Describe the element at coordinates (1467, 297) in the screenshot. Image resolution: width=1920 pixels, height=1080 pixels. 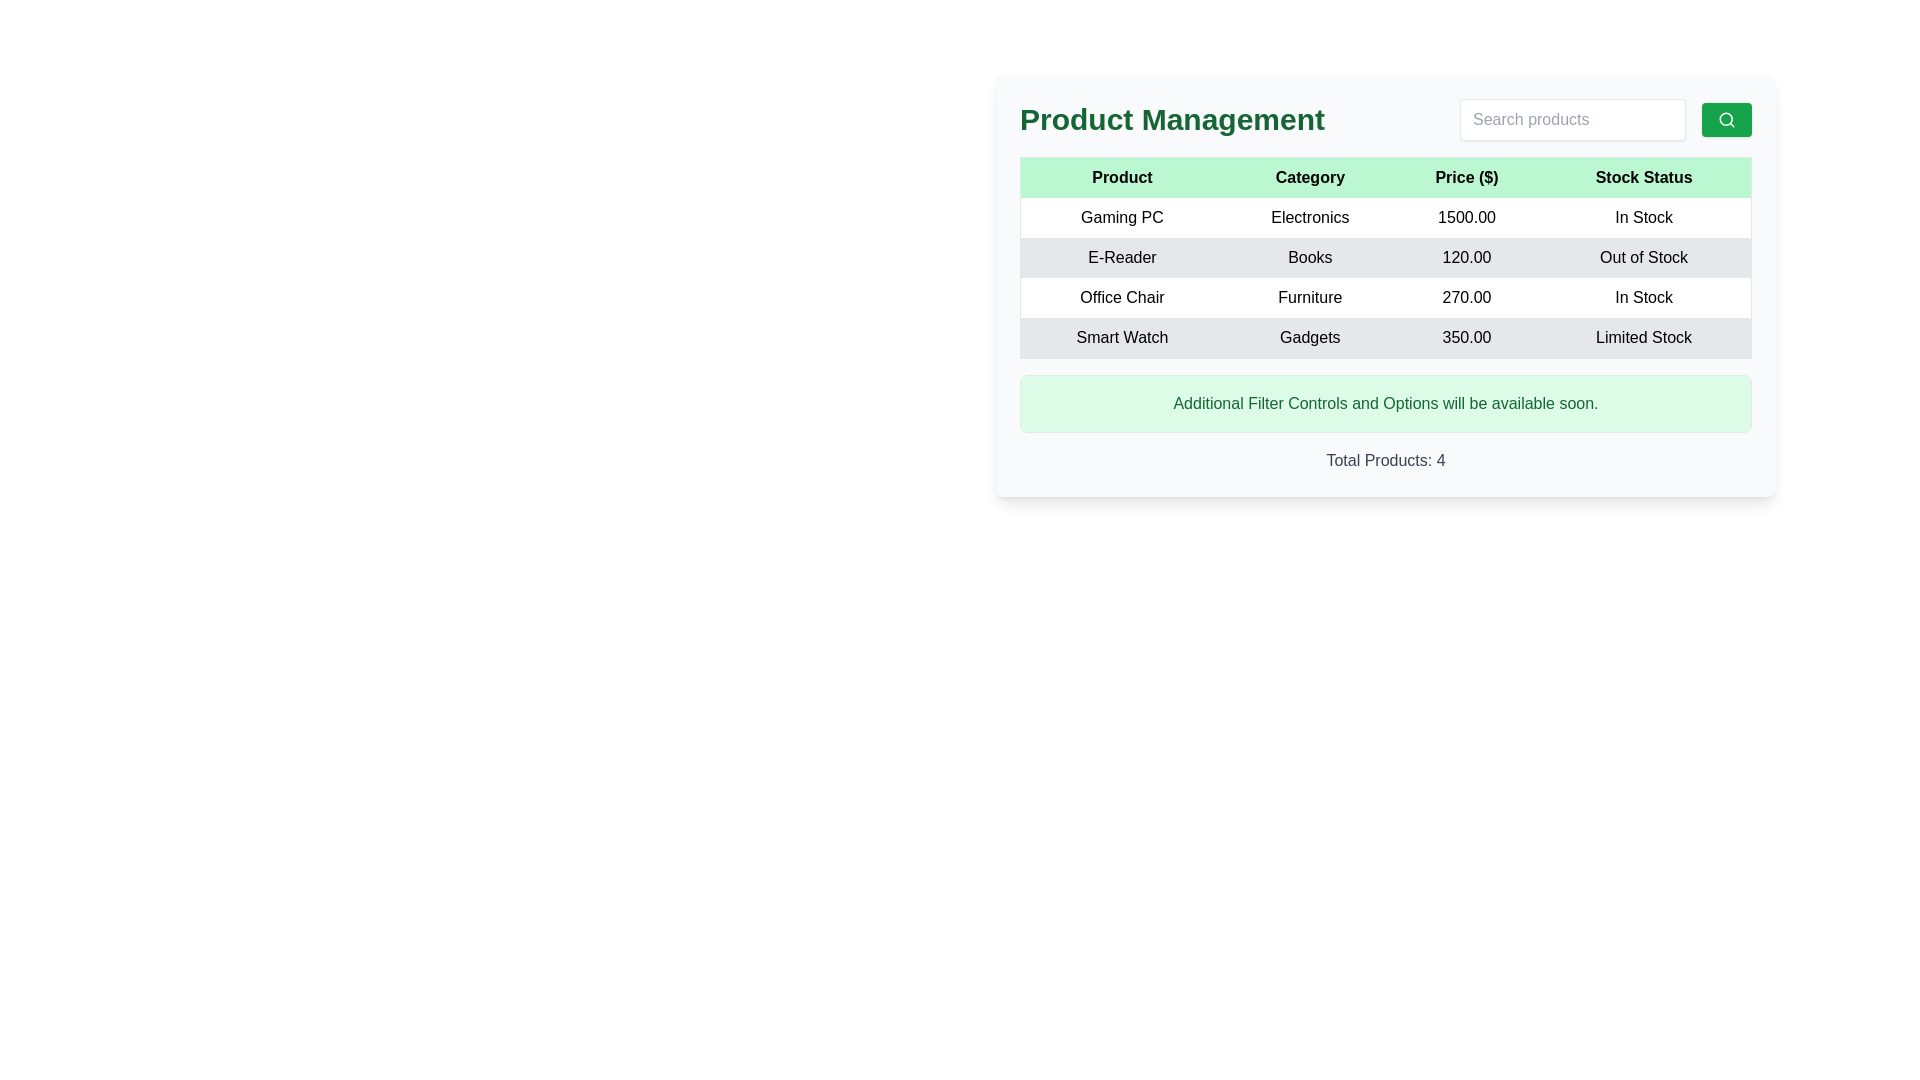
I see `displayed text of the text label showing '270.00' in the 'Price ($)' column for the 'Office Chair' product` at that location.